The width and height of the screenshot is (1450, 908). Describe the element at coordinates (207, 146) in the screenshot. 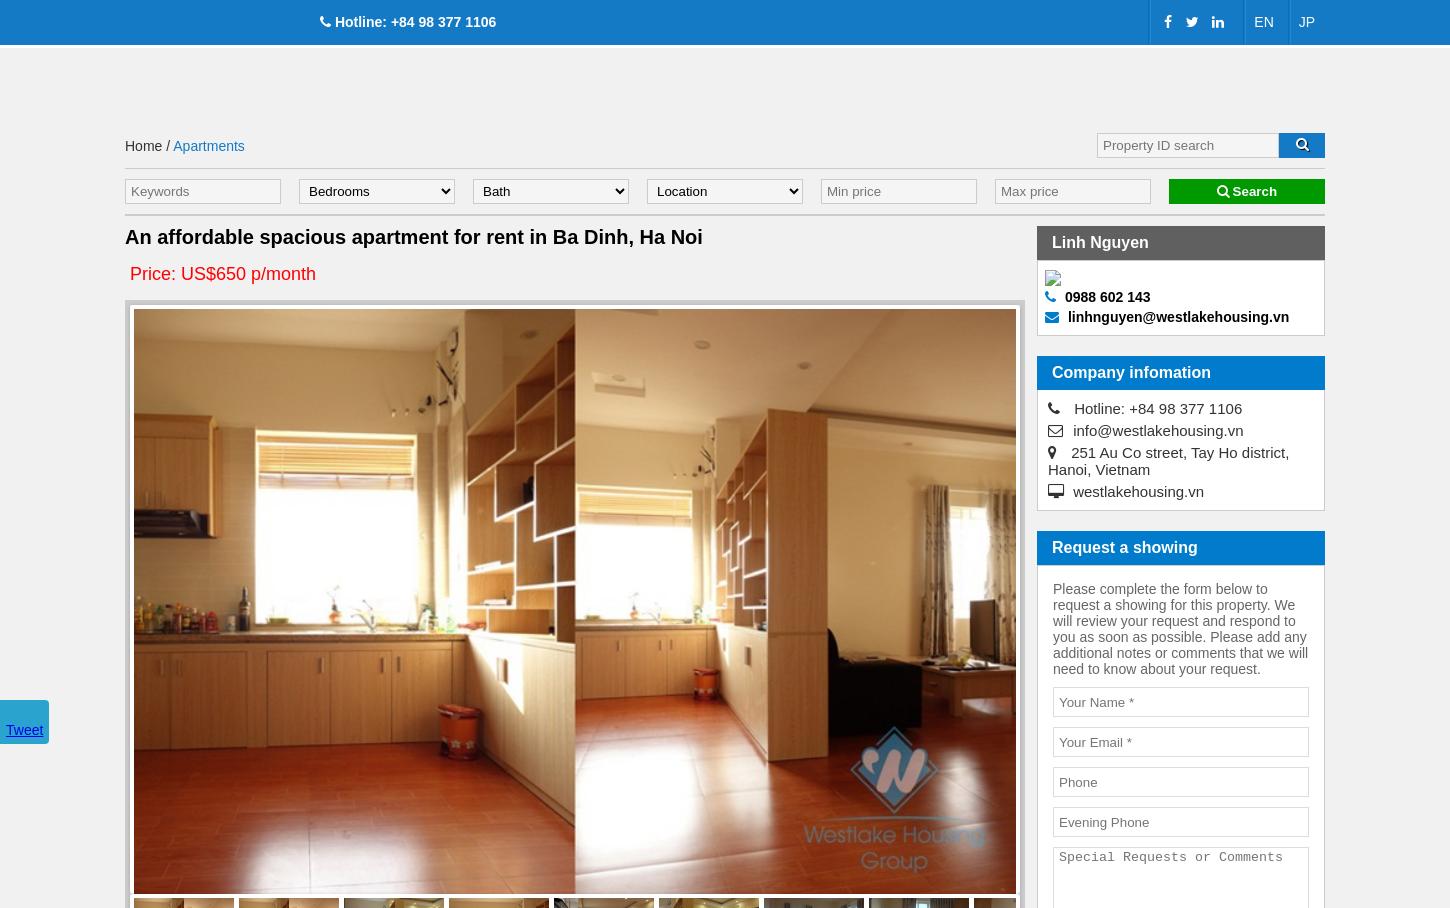

I see `'Apartments'` at that location.